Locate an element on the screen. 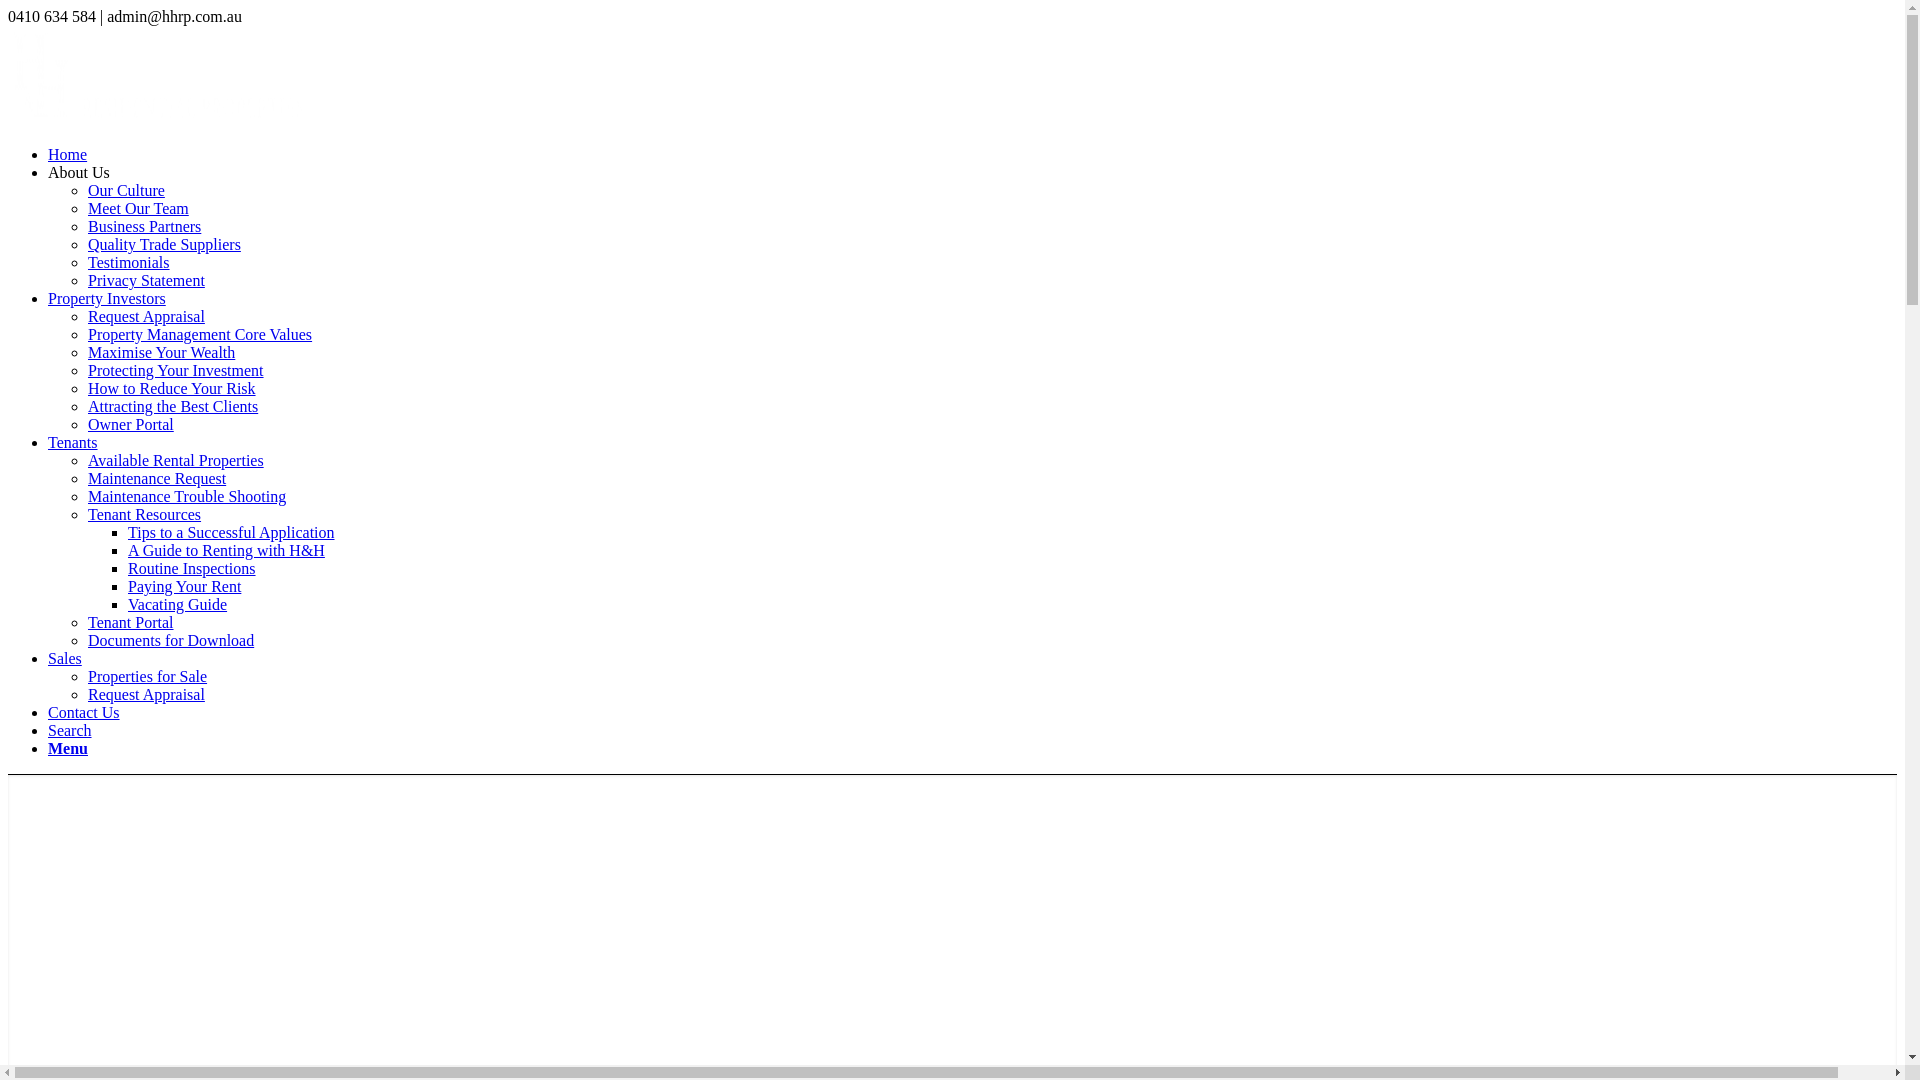  'A Guide to Renting with H&H' is located at coordinates (226, 550).